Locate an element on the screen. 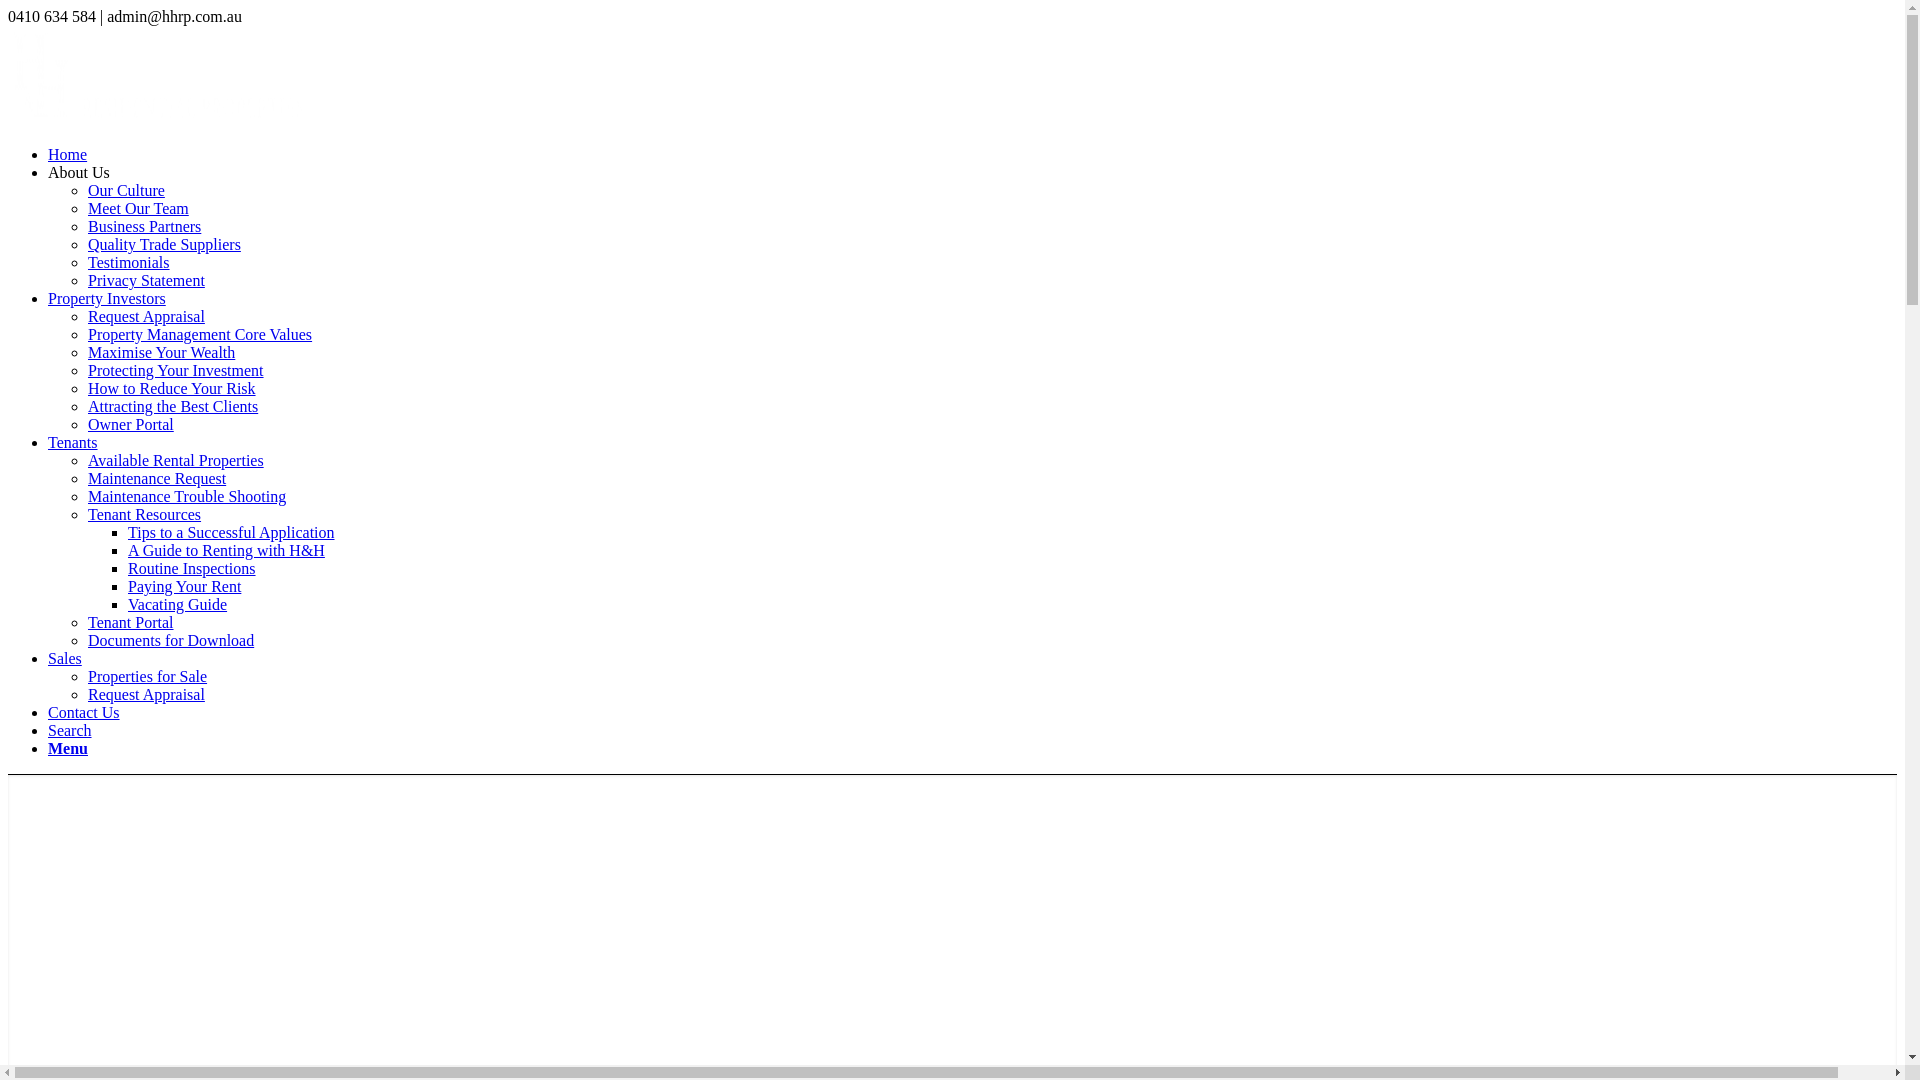  'A Guide to Renting with H&H' is located at coordinates (226, 550).